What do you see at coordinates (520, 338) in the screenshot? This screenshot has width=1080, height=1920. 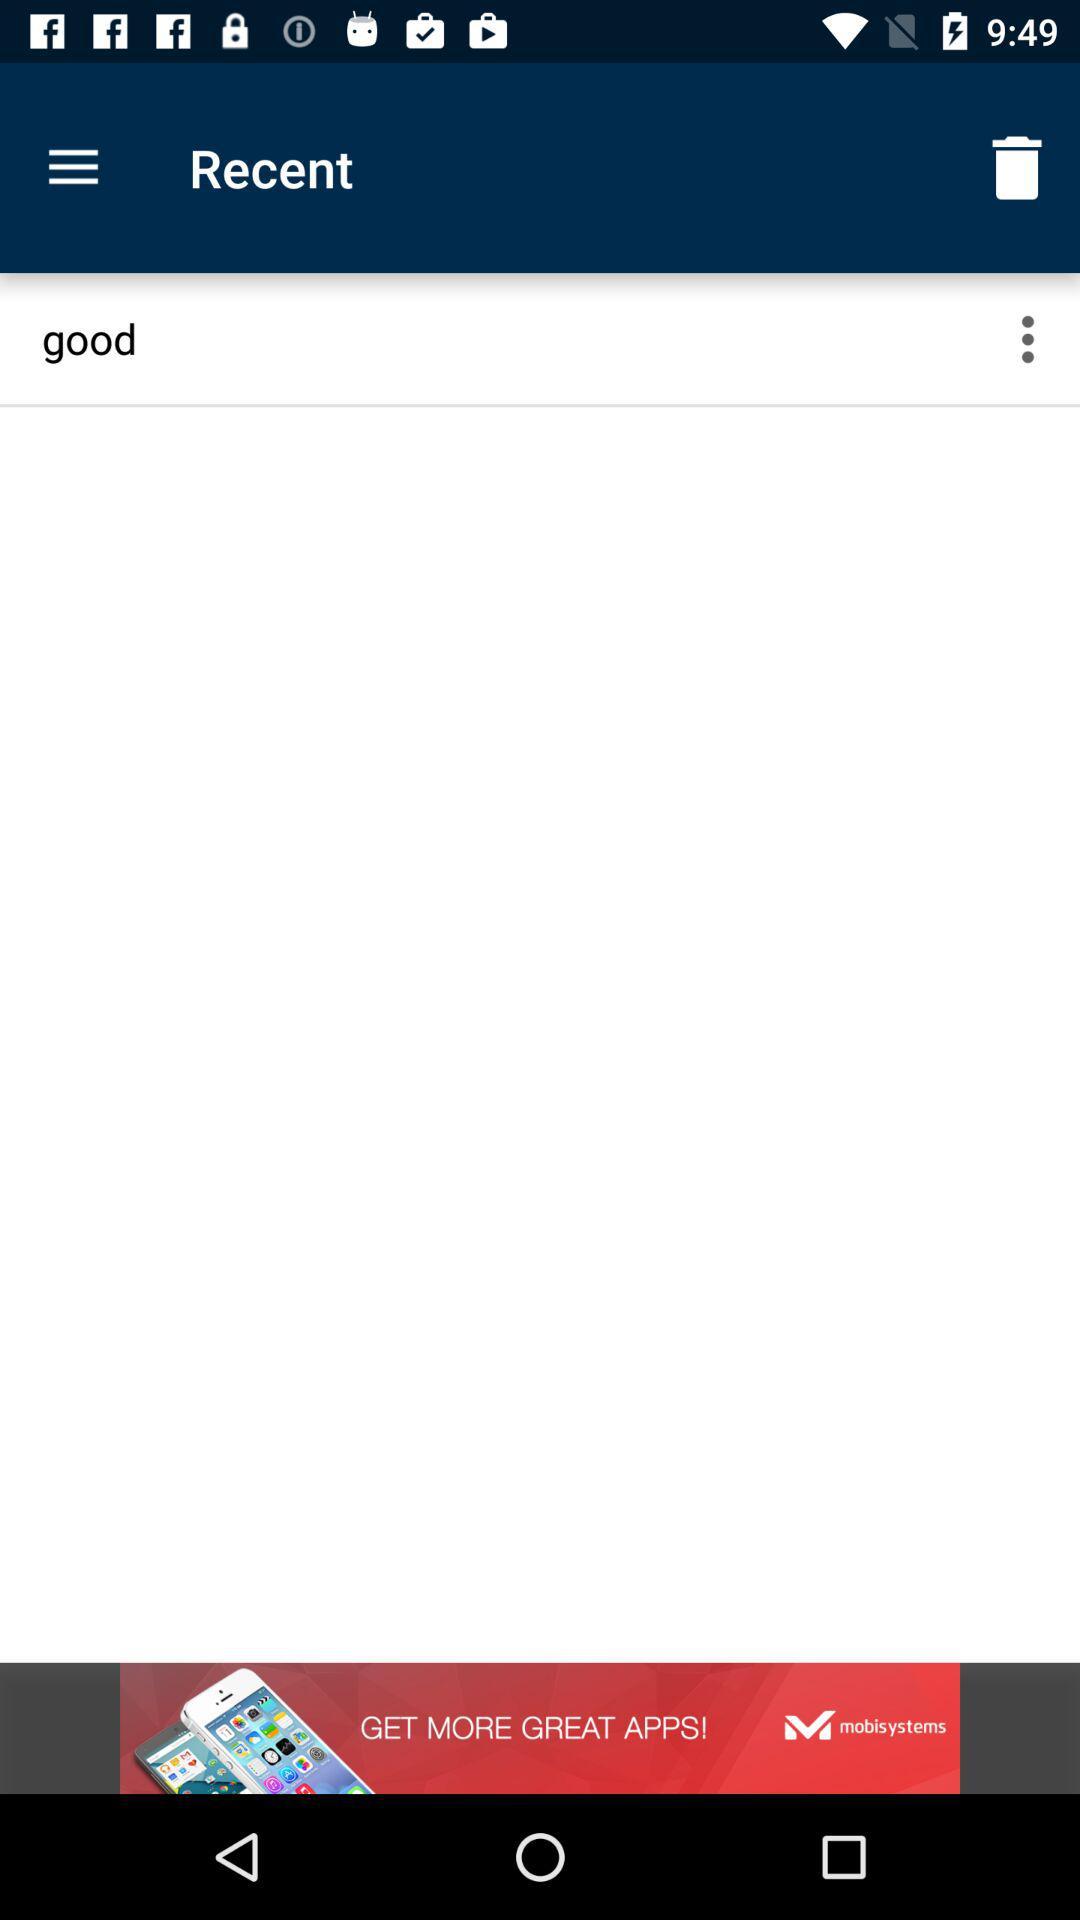 I see `the icon at the top` at bounding box center [520, 338].